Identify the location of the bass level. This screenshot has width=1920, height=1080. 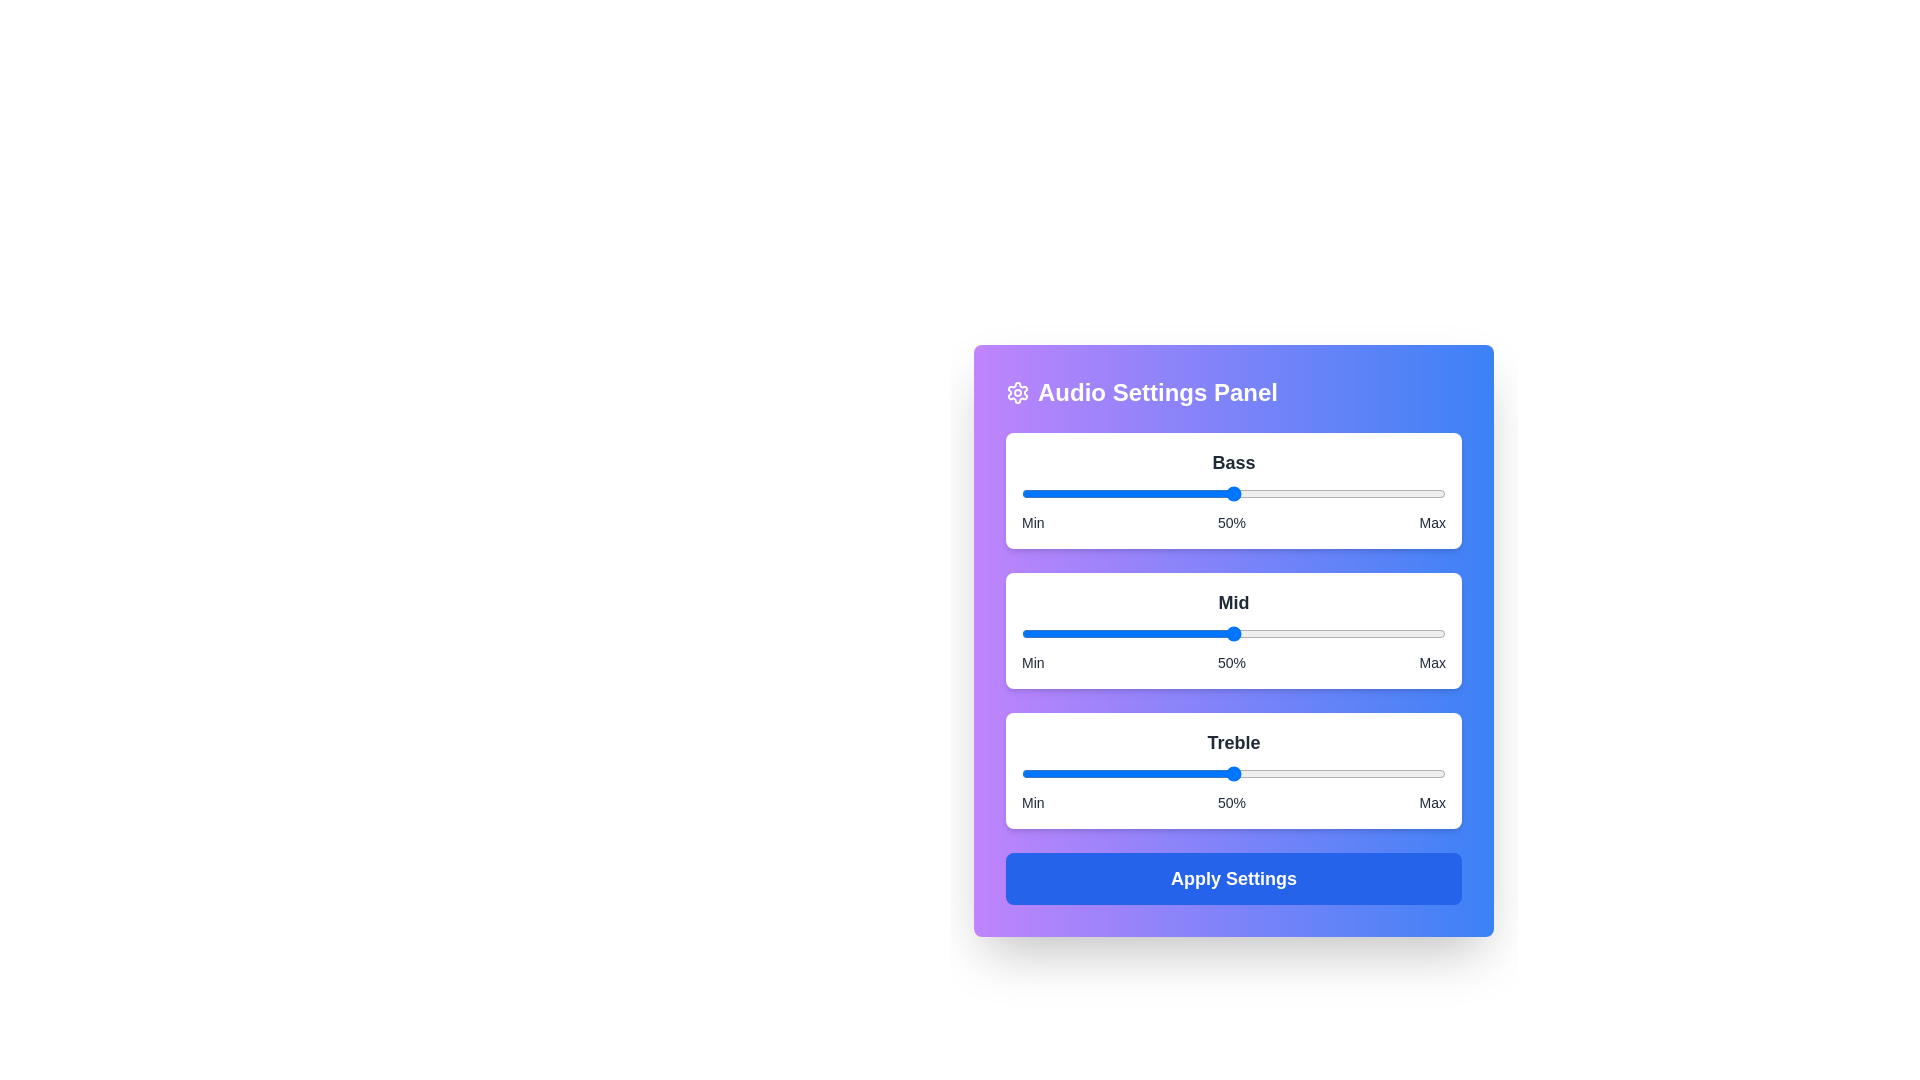
(1289, 493).